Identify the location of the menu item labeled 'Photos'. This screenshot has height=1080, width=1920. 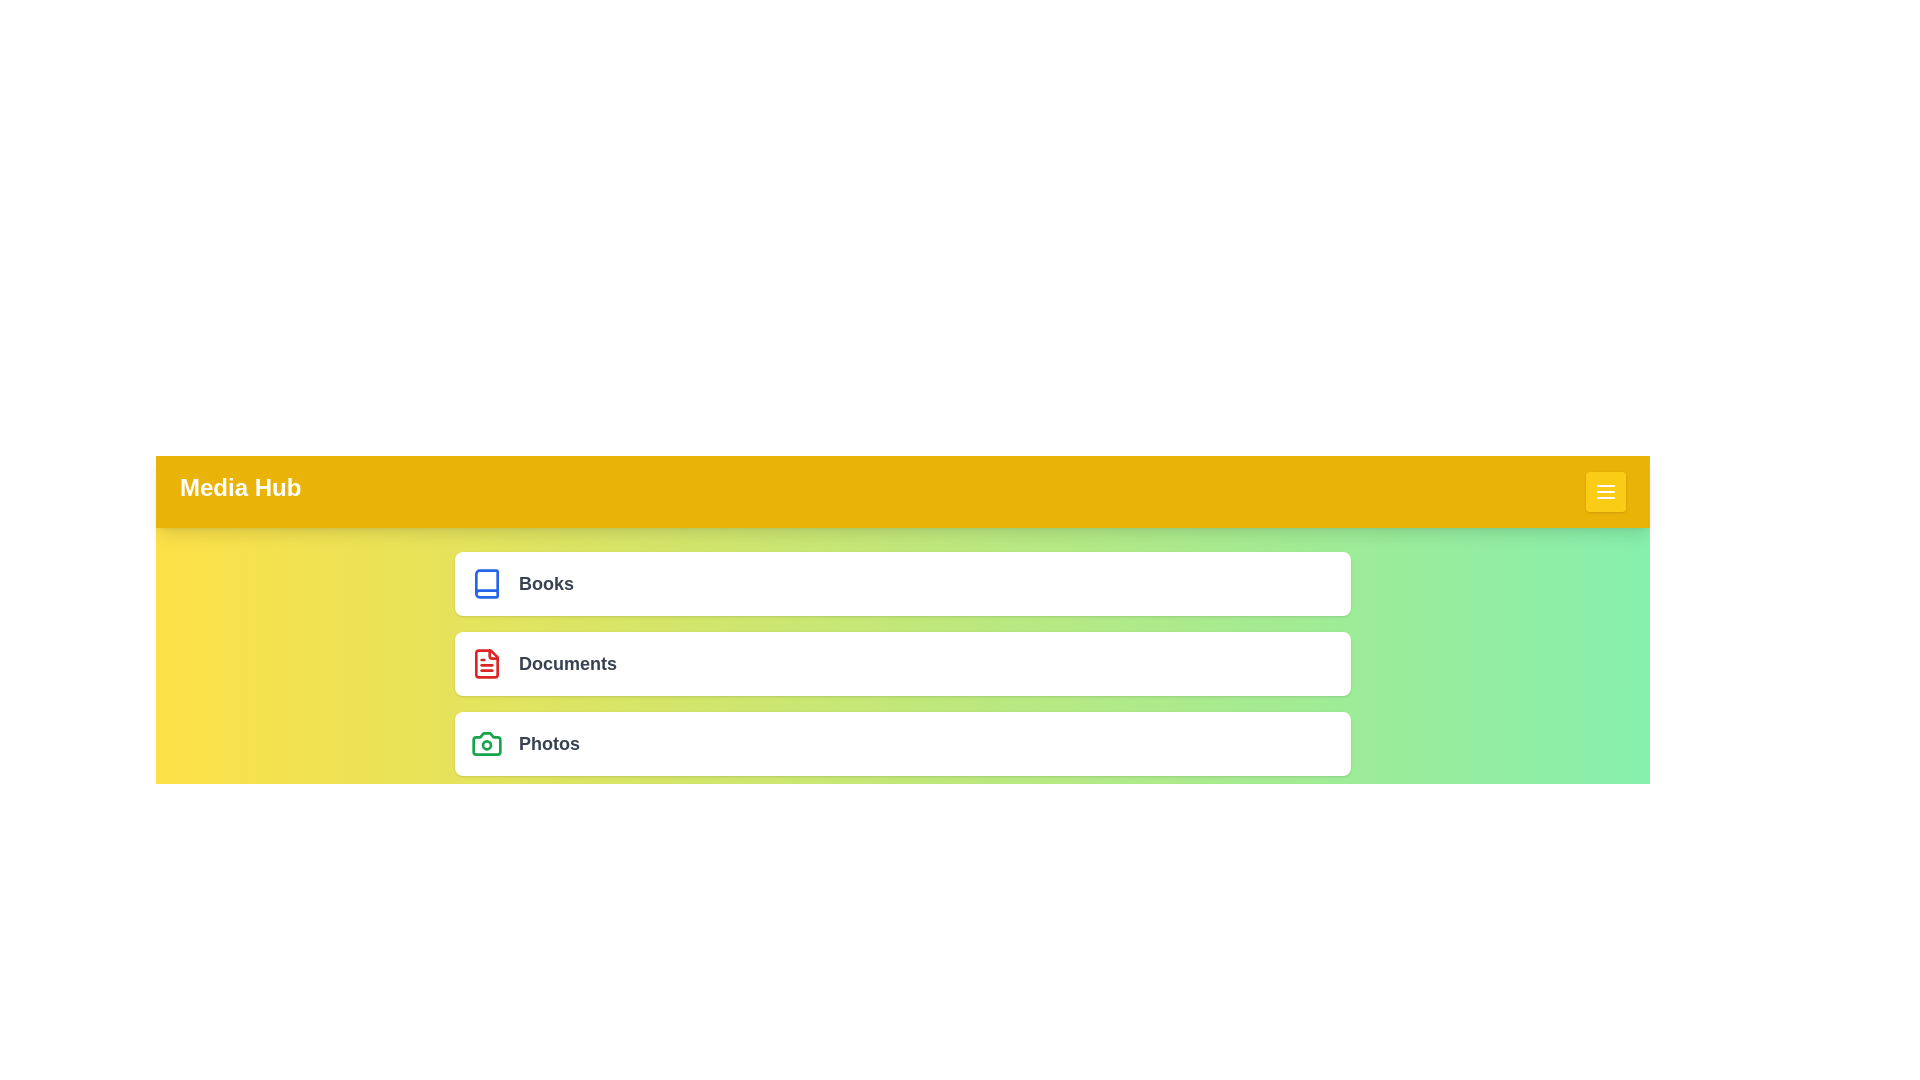
(901, 744).